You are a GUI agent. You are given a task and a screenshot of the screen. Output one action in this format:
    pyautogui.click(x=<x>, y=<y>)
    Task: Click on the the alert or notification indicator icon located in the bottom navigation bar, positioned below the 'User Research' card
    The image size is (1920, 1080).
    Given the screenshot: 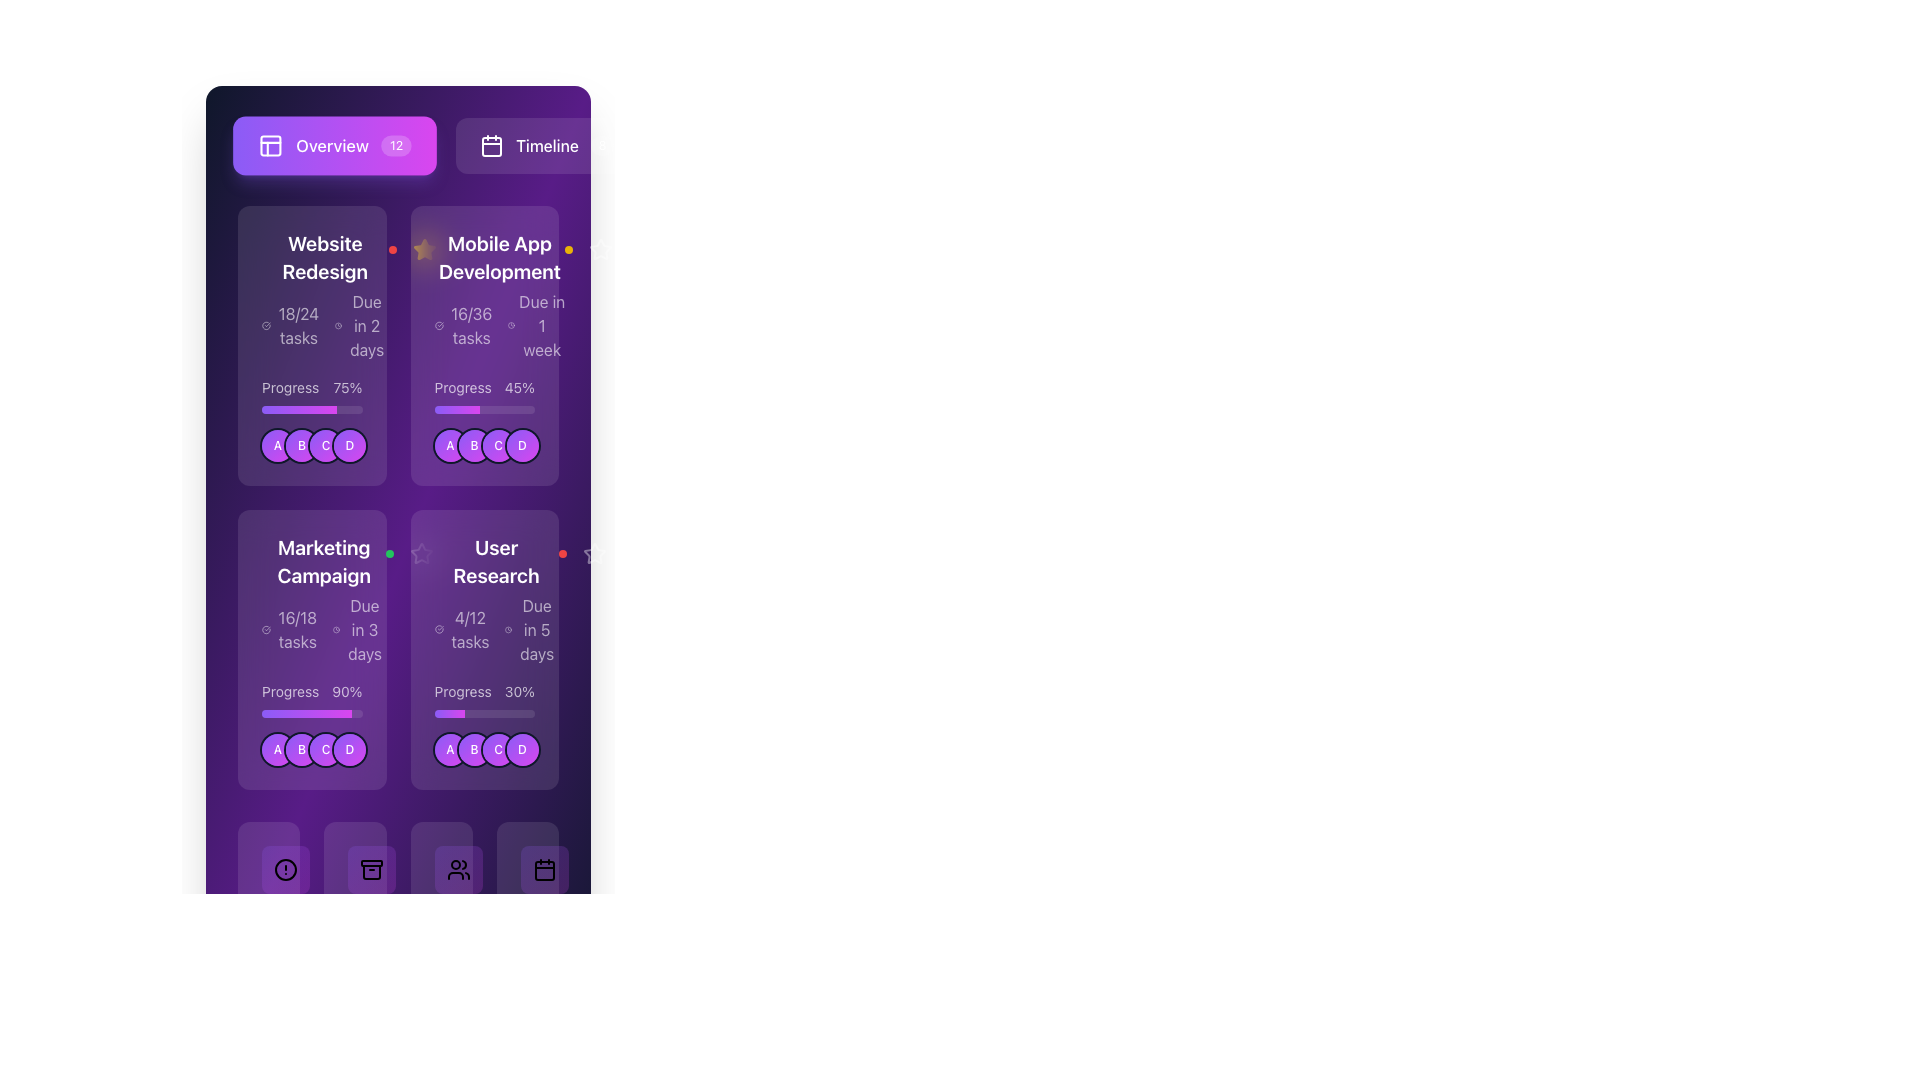 What is the action you would take?
    pyautogui.click(x=285, y=869)
    